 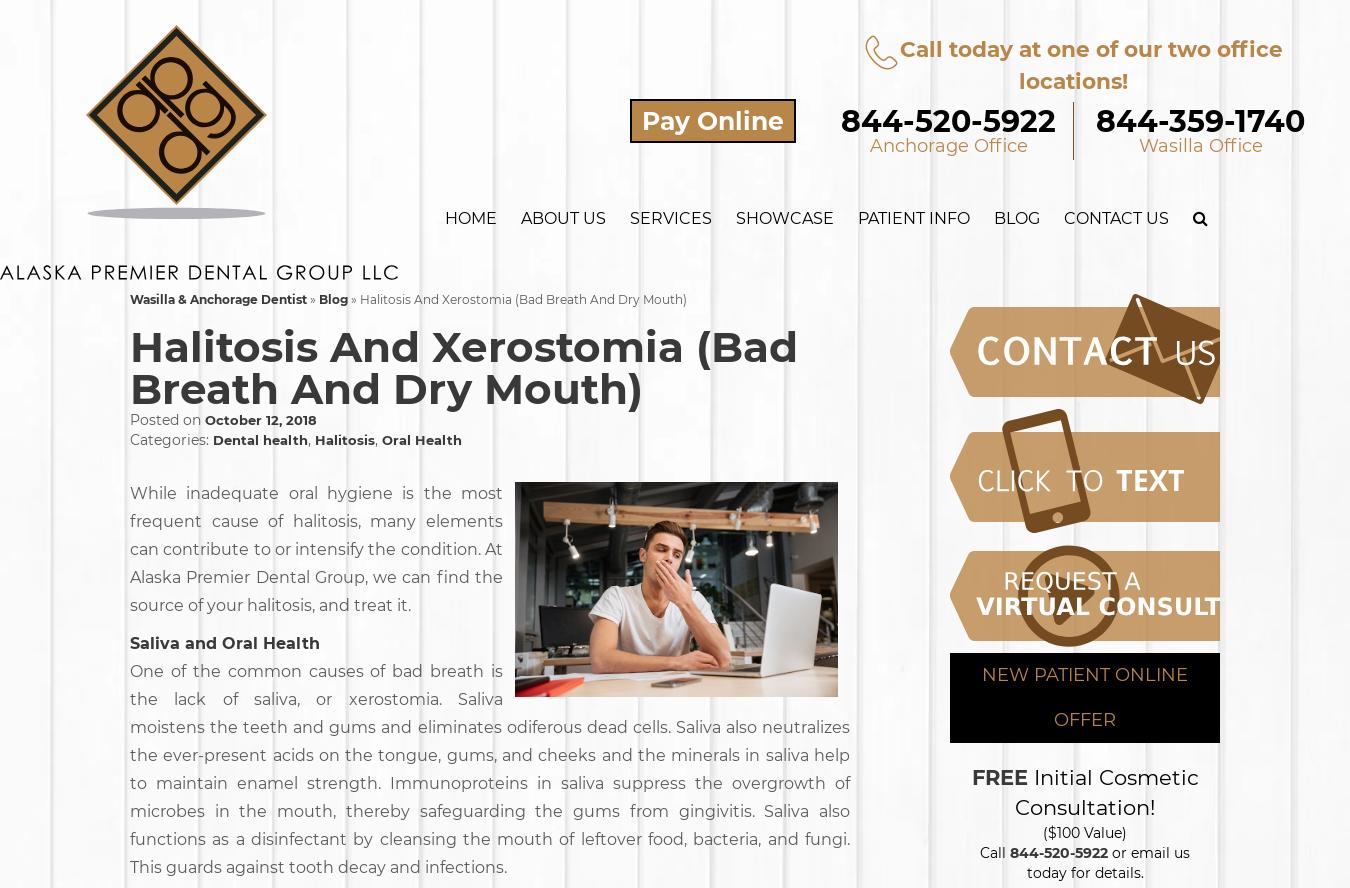 What do you see at coordinates (1091, 63) in the screenshot?
I see `'Call today at one of our two office locations!'` at bounding box center [1091, 63].